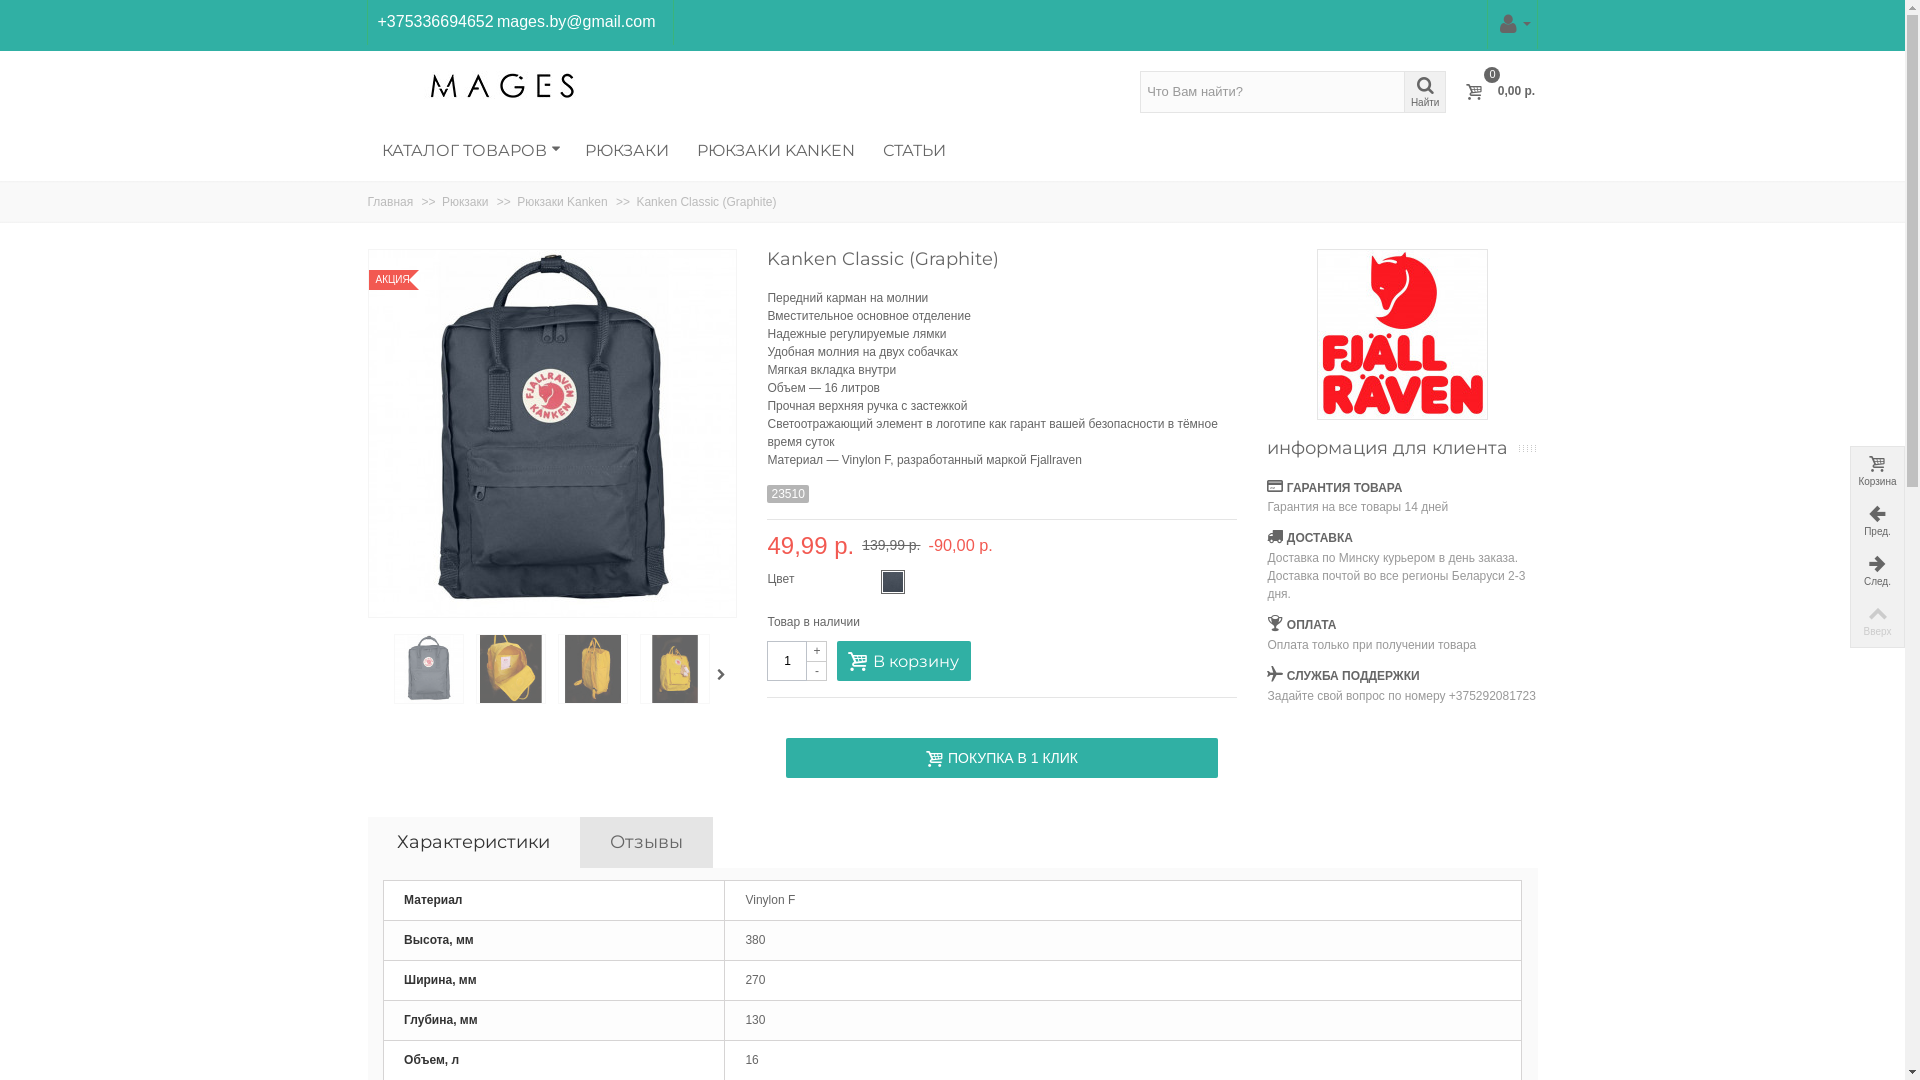 The width and height of the screenshot is (1920, 1080). I want to click on '+', so click(816, 651).